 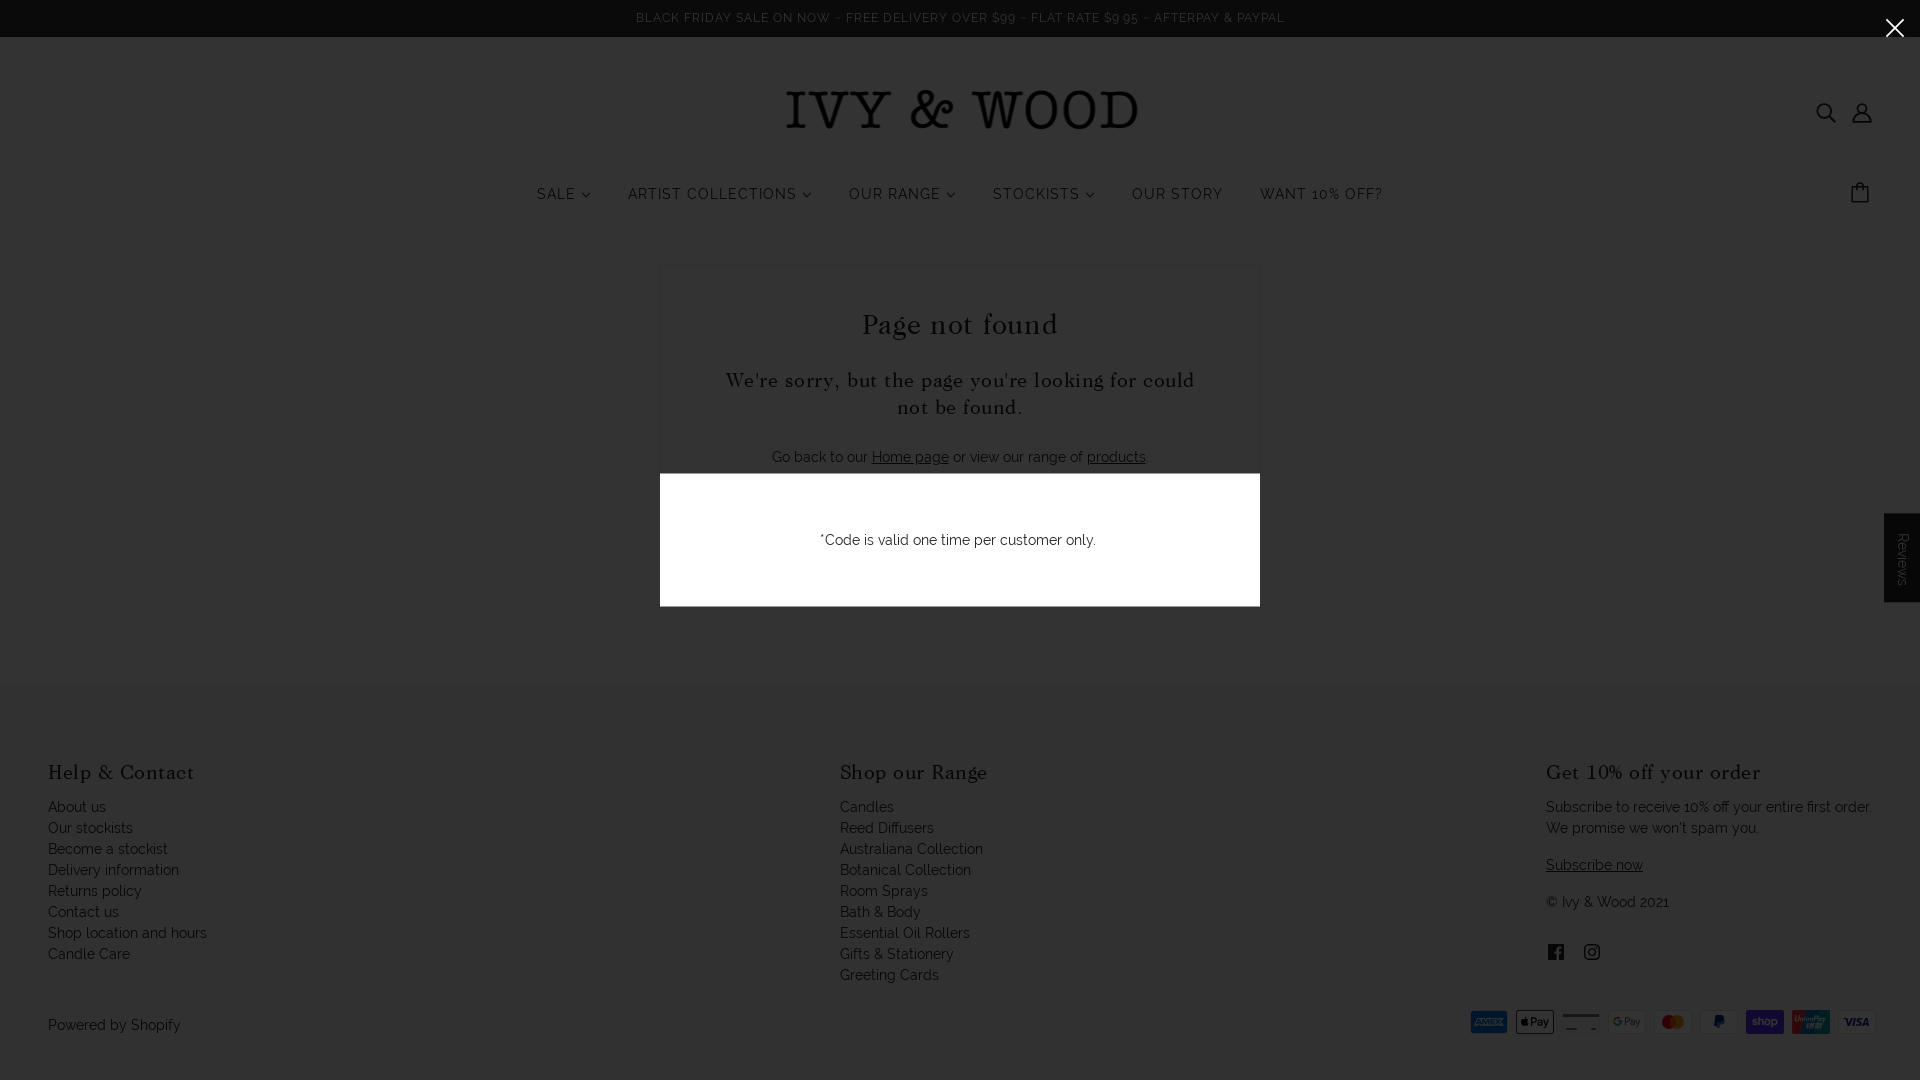 I want to click on 'Become a stockist', so click(x=106, y=848).